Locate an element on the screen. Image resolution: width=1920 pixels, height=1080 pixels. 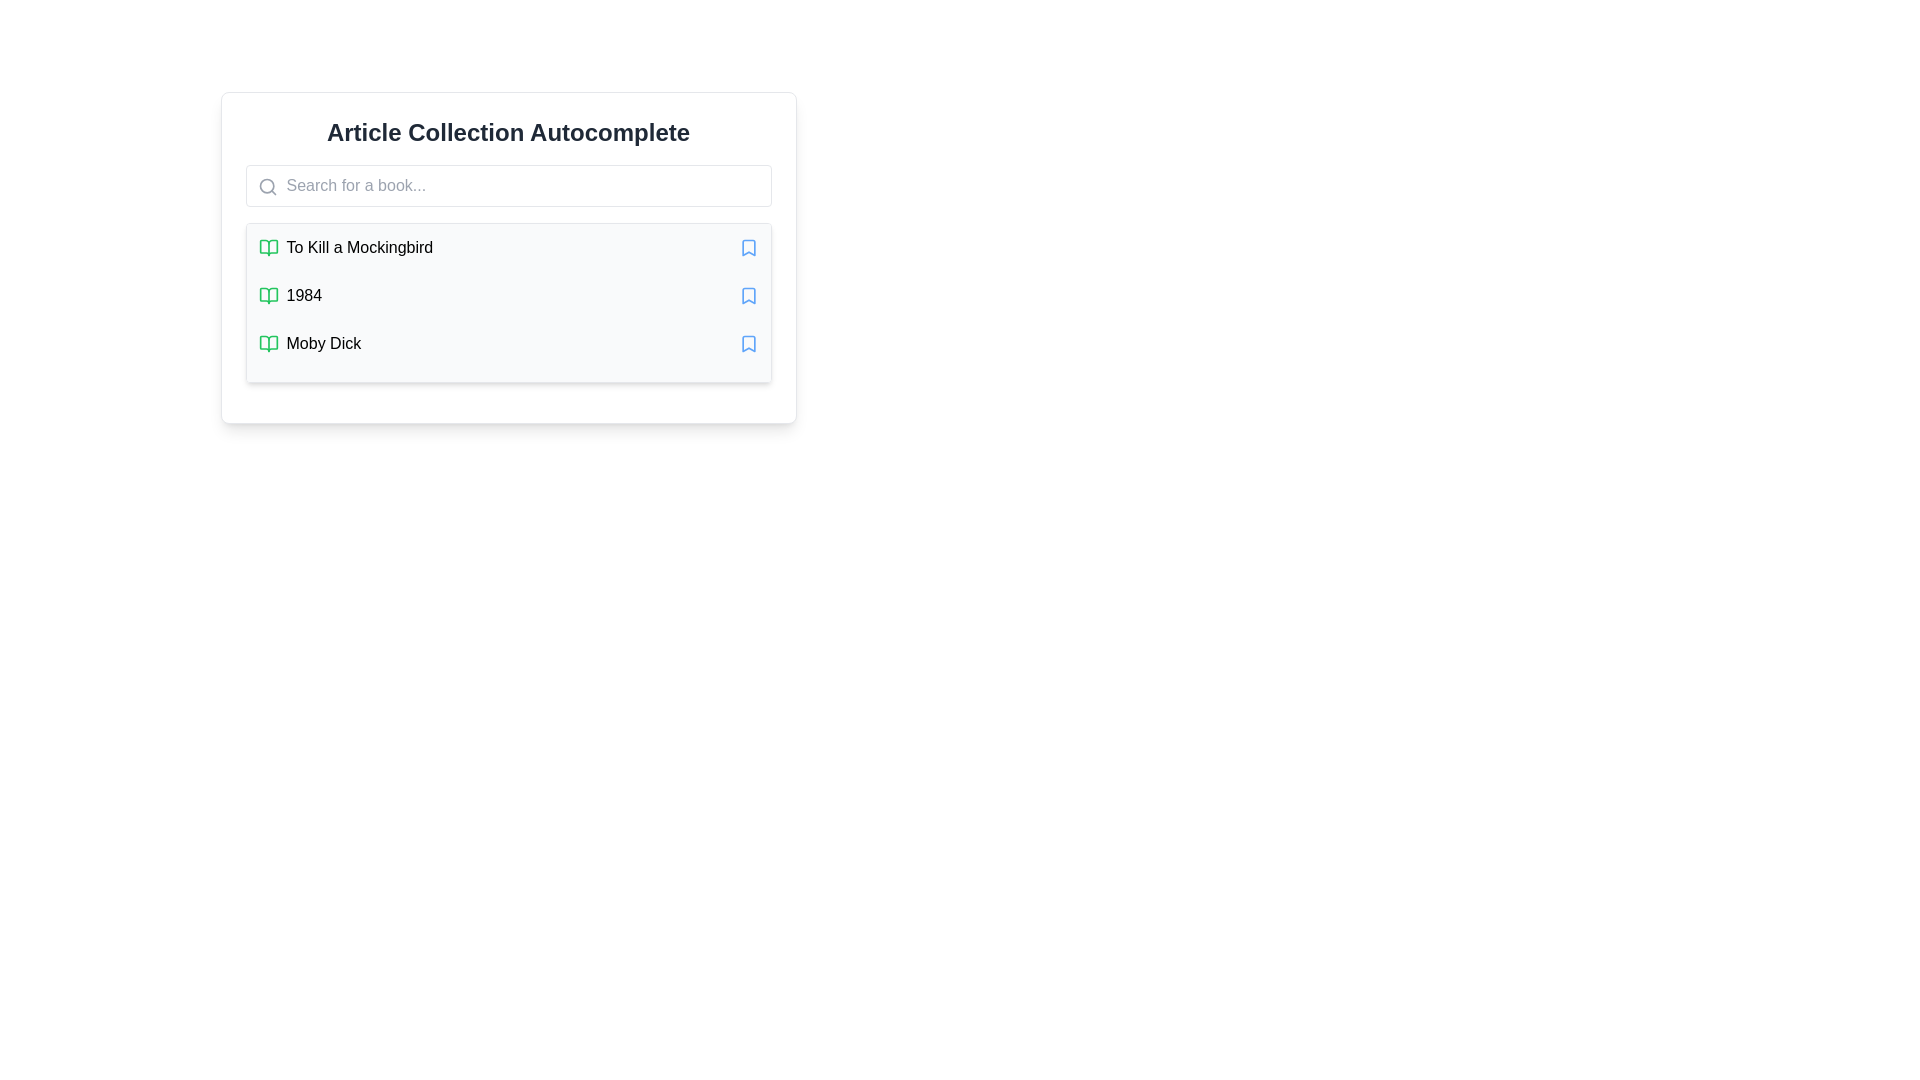
the third item in the autocomplete dropdown representing the book 'Moby Dick' is located at coordinates (508, 342).